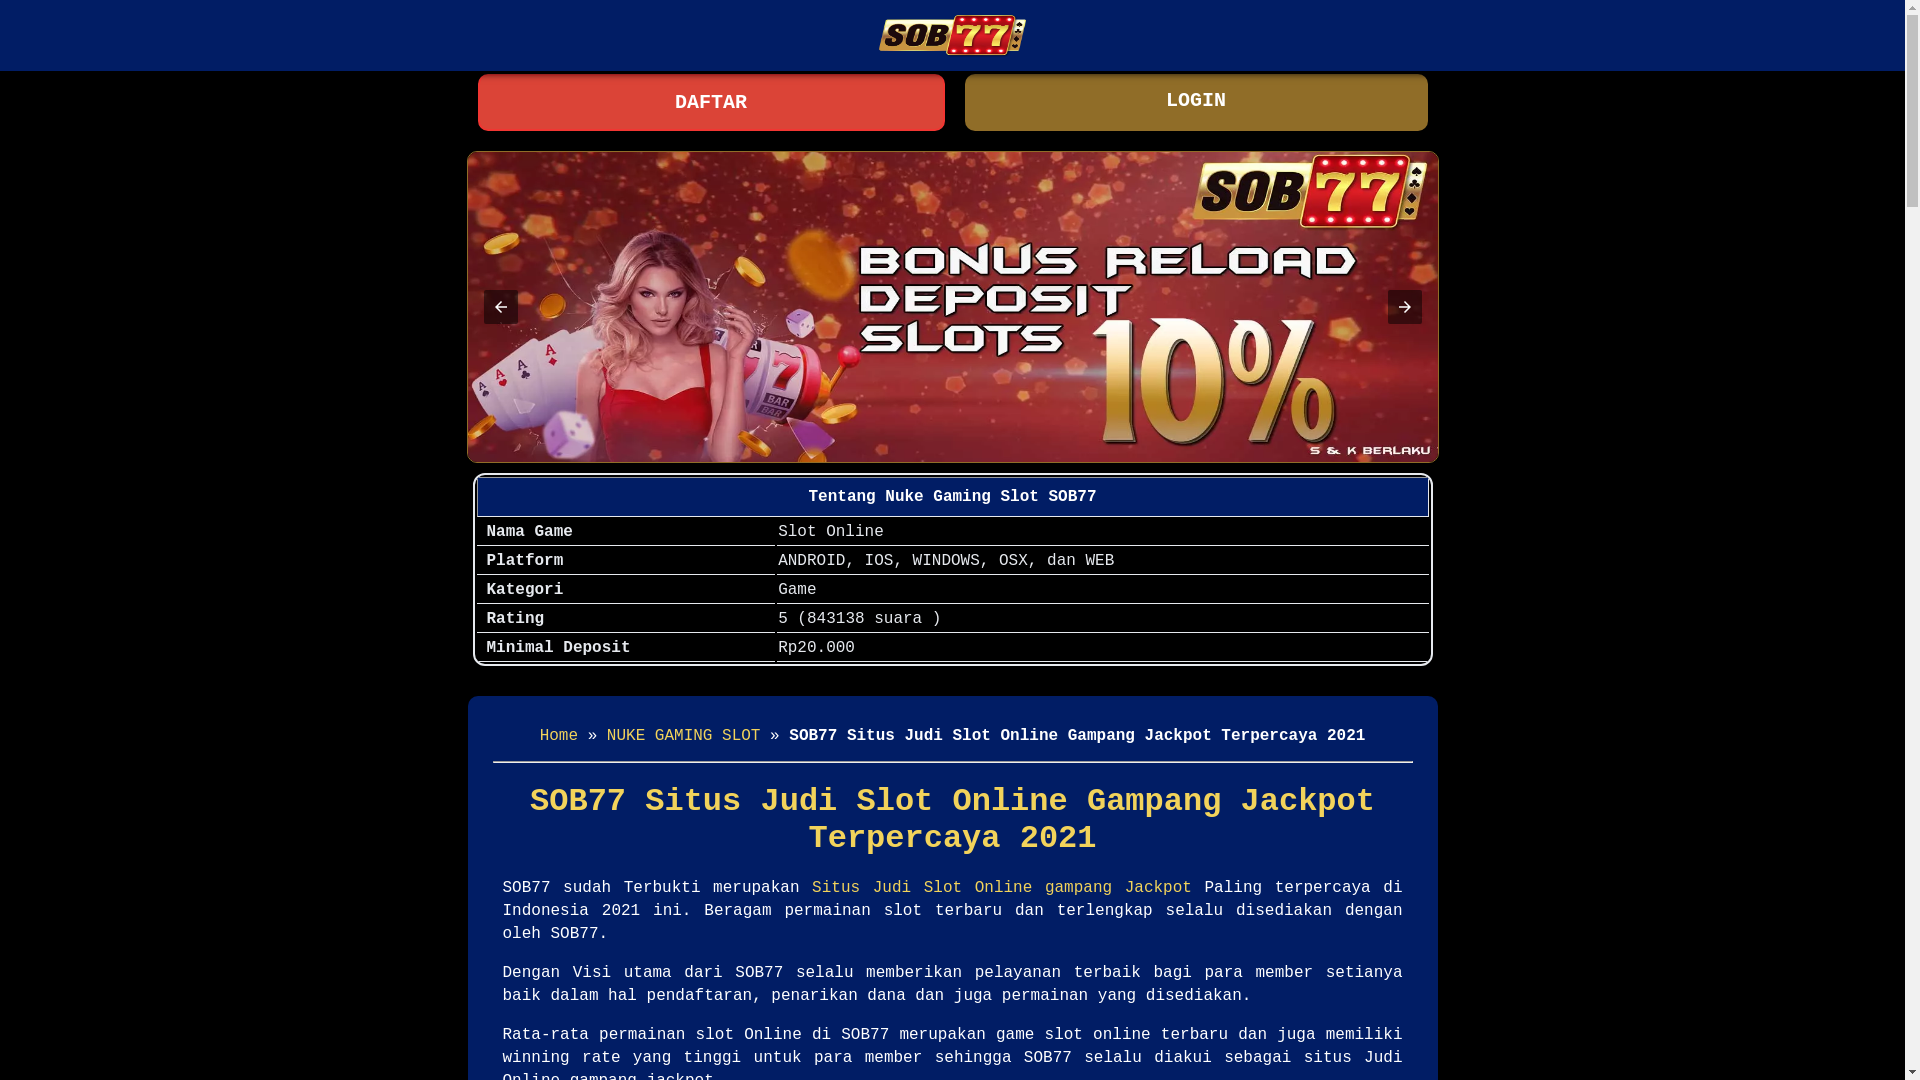  Describe the element at coordinates (711, 102) in the screenshot. I see `'DAFTAR'` at that location.